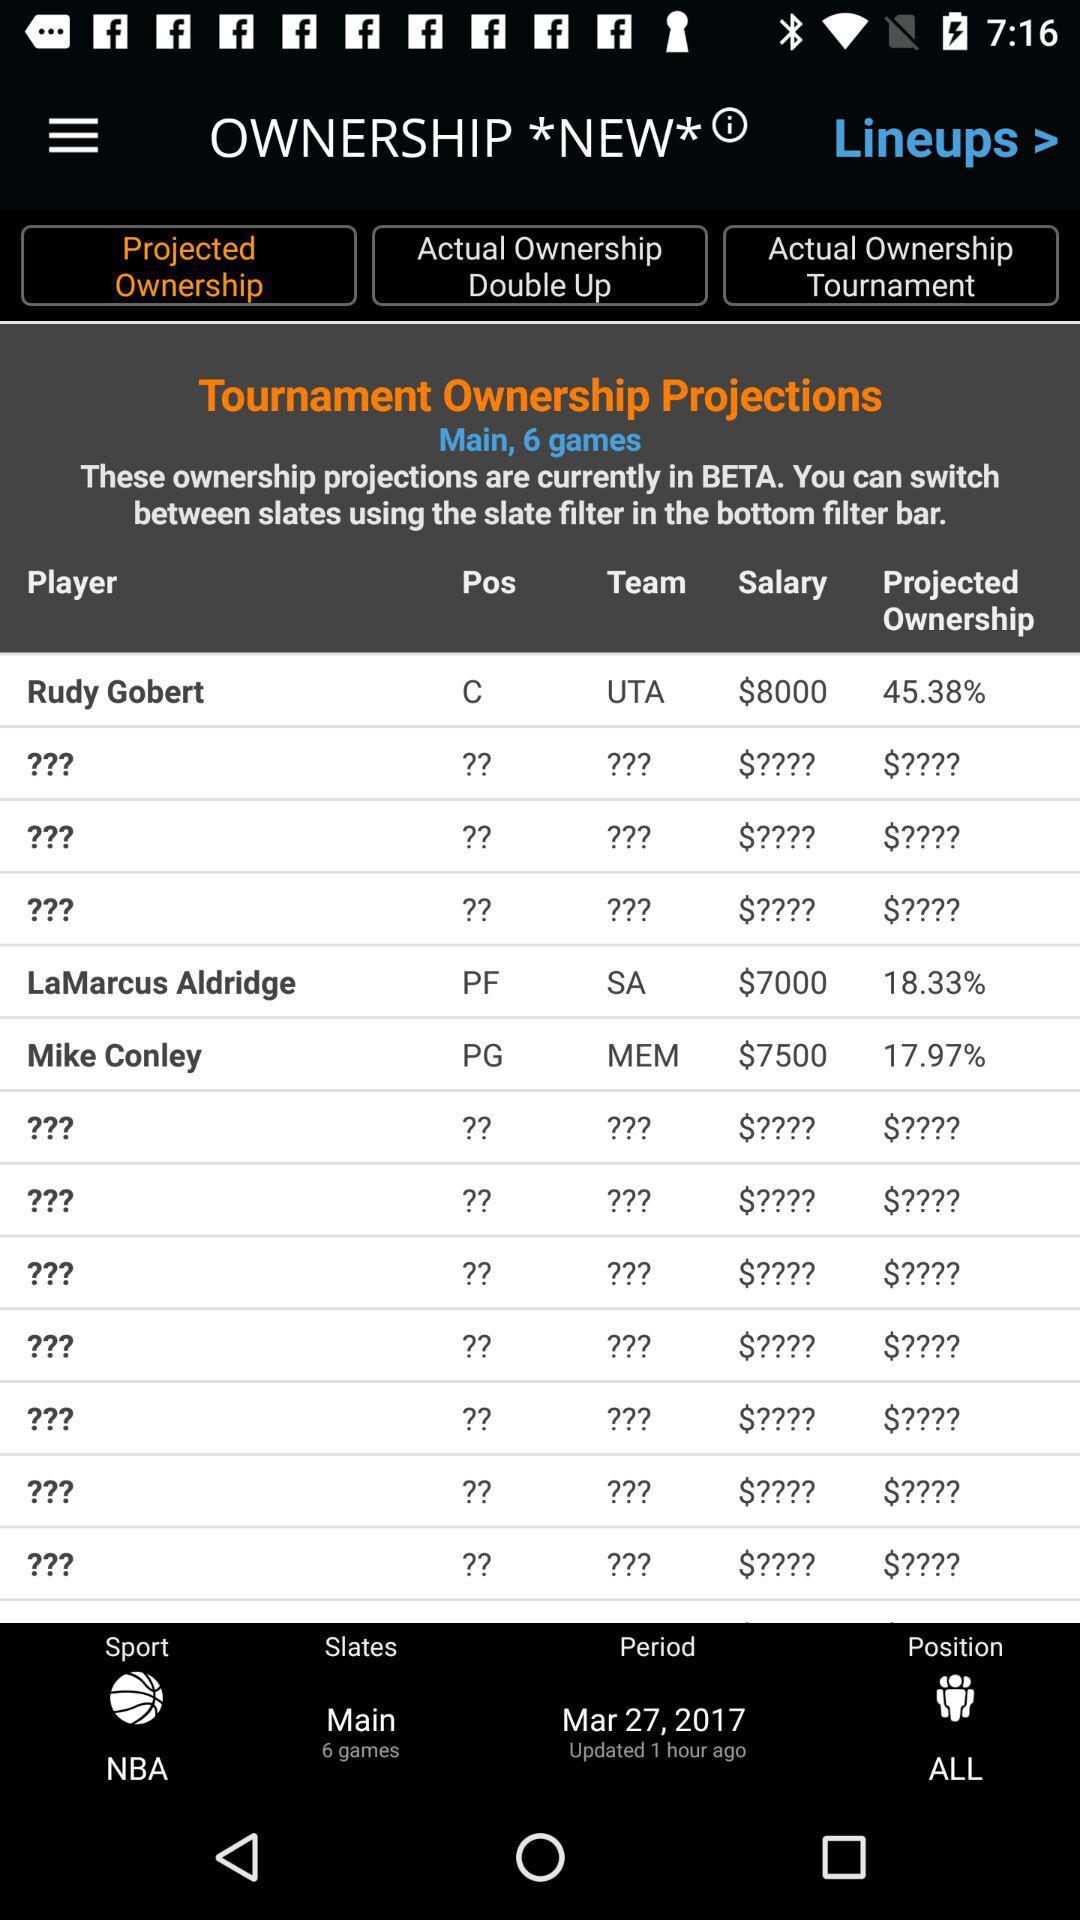 The height and width of the screenshot is (1920, 1080). What do you see at coordinates (230, 1053) in the screenshot?
I see `item to the left of the pg` at bounding box center [230, 1053].